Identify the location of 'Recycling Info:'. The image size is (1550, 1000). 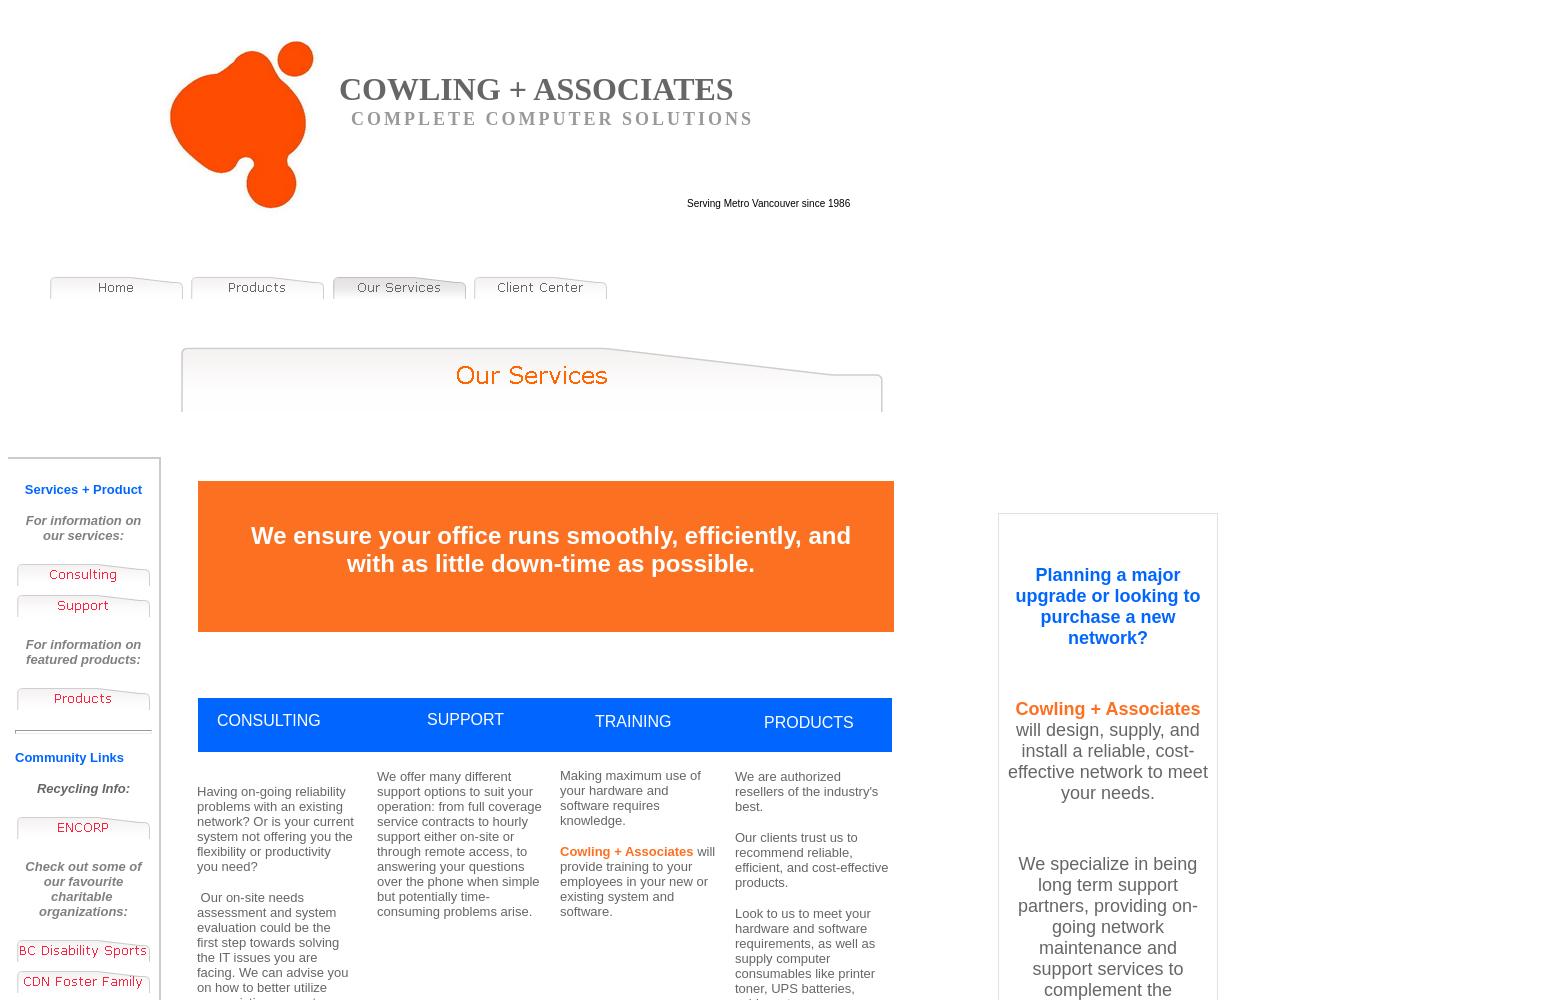
(82, 788).